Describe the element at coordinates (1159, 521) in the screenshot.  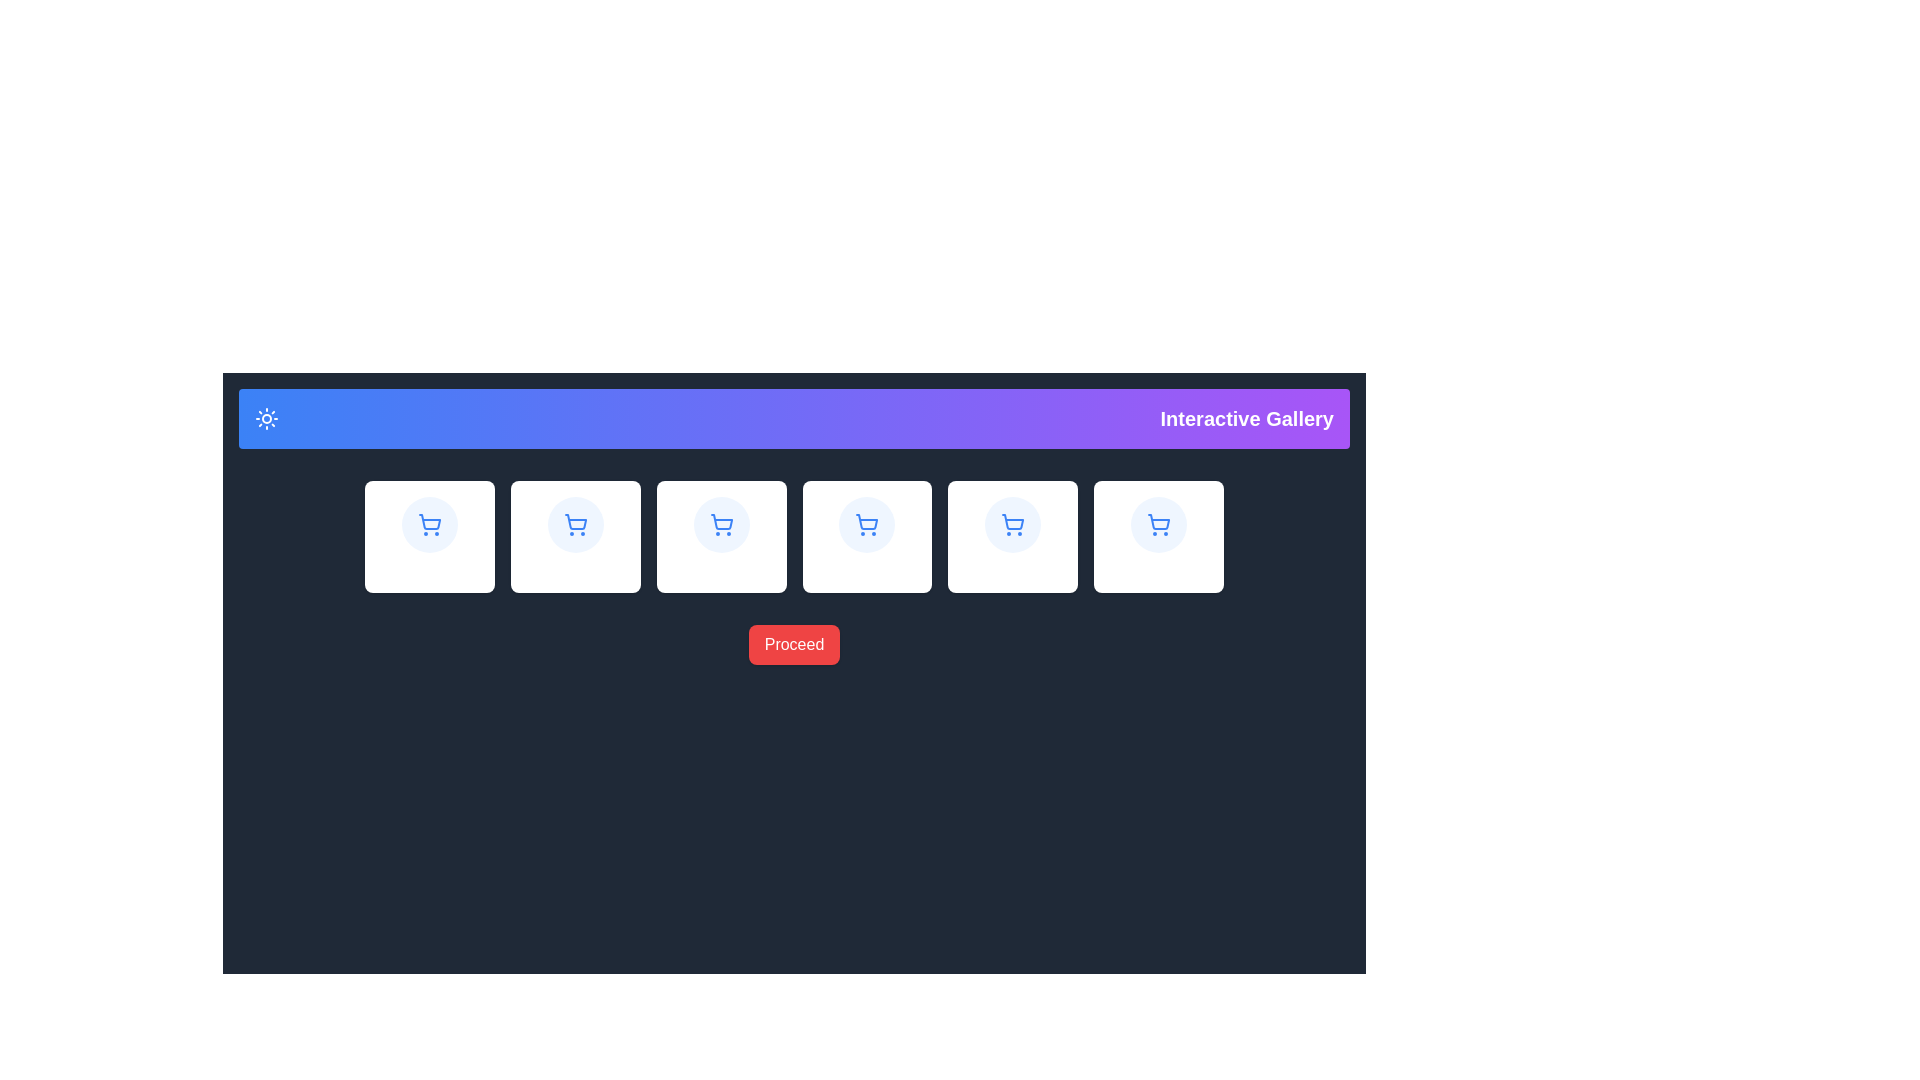
I see `the shopping cart icon, which is centrally positioned in one of the square cards on the interface` at that location.